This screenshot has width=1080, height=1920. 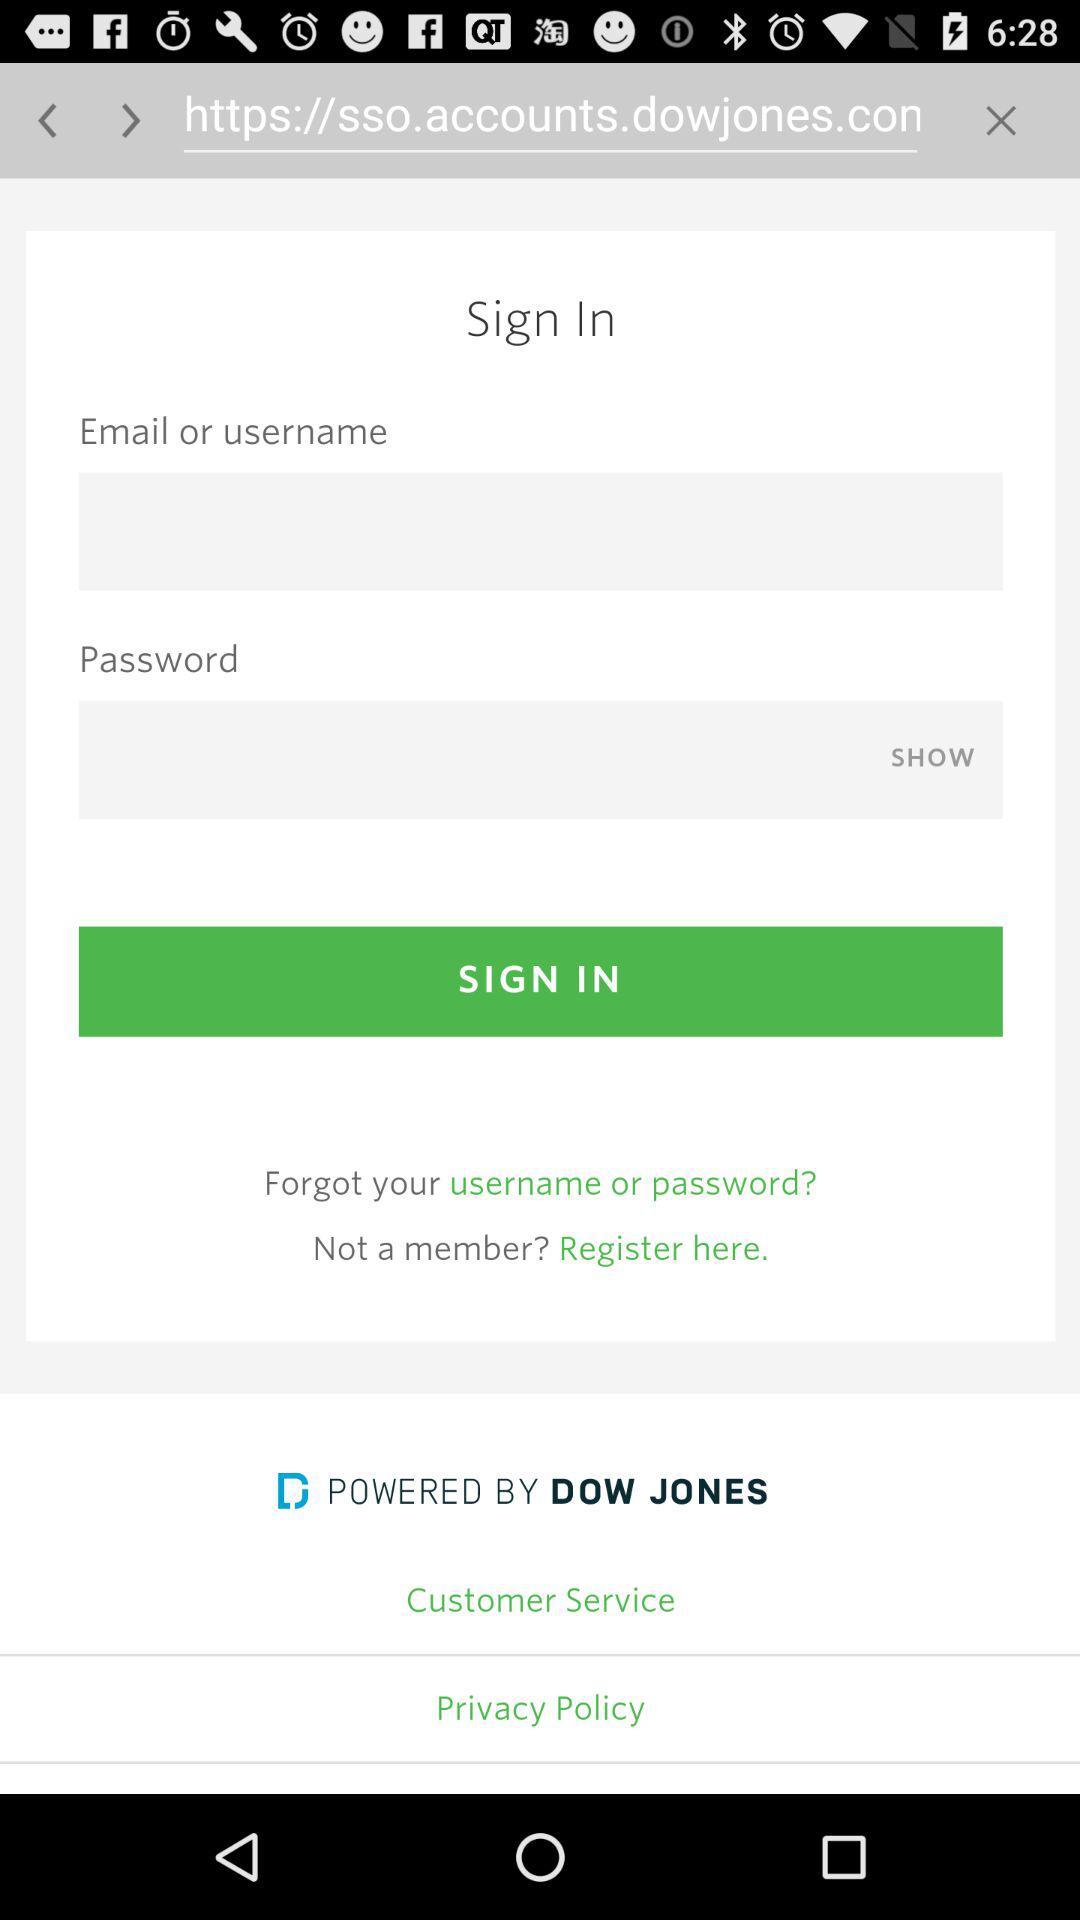 What do you see at coordinates (46, 128) in the screenshot?
I see `the arrow_backward icon` at bounding box center [46, 128].